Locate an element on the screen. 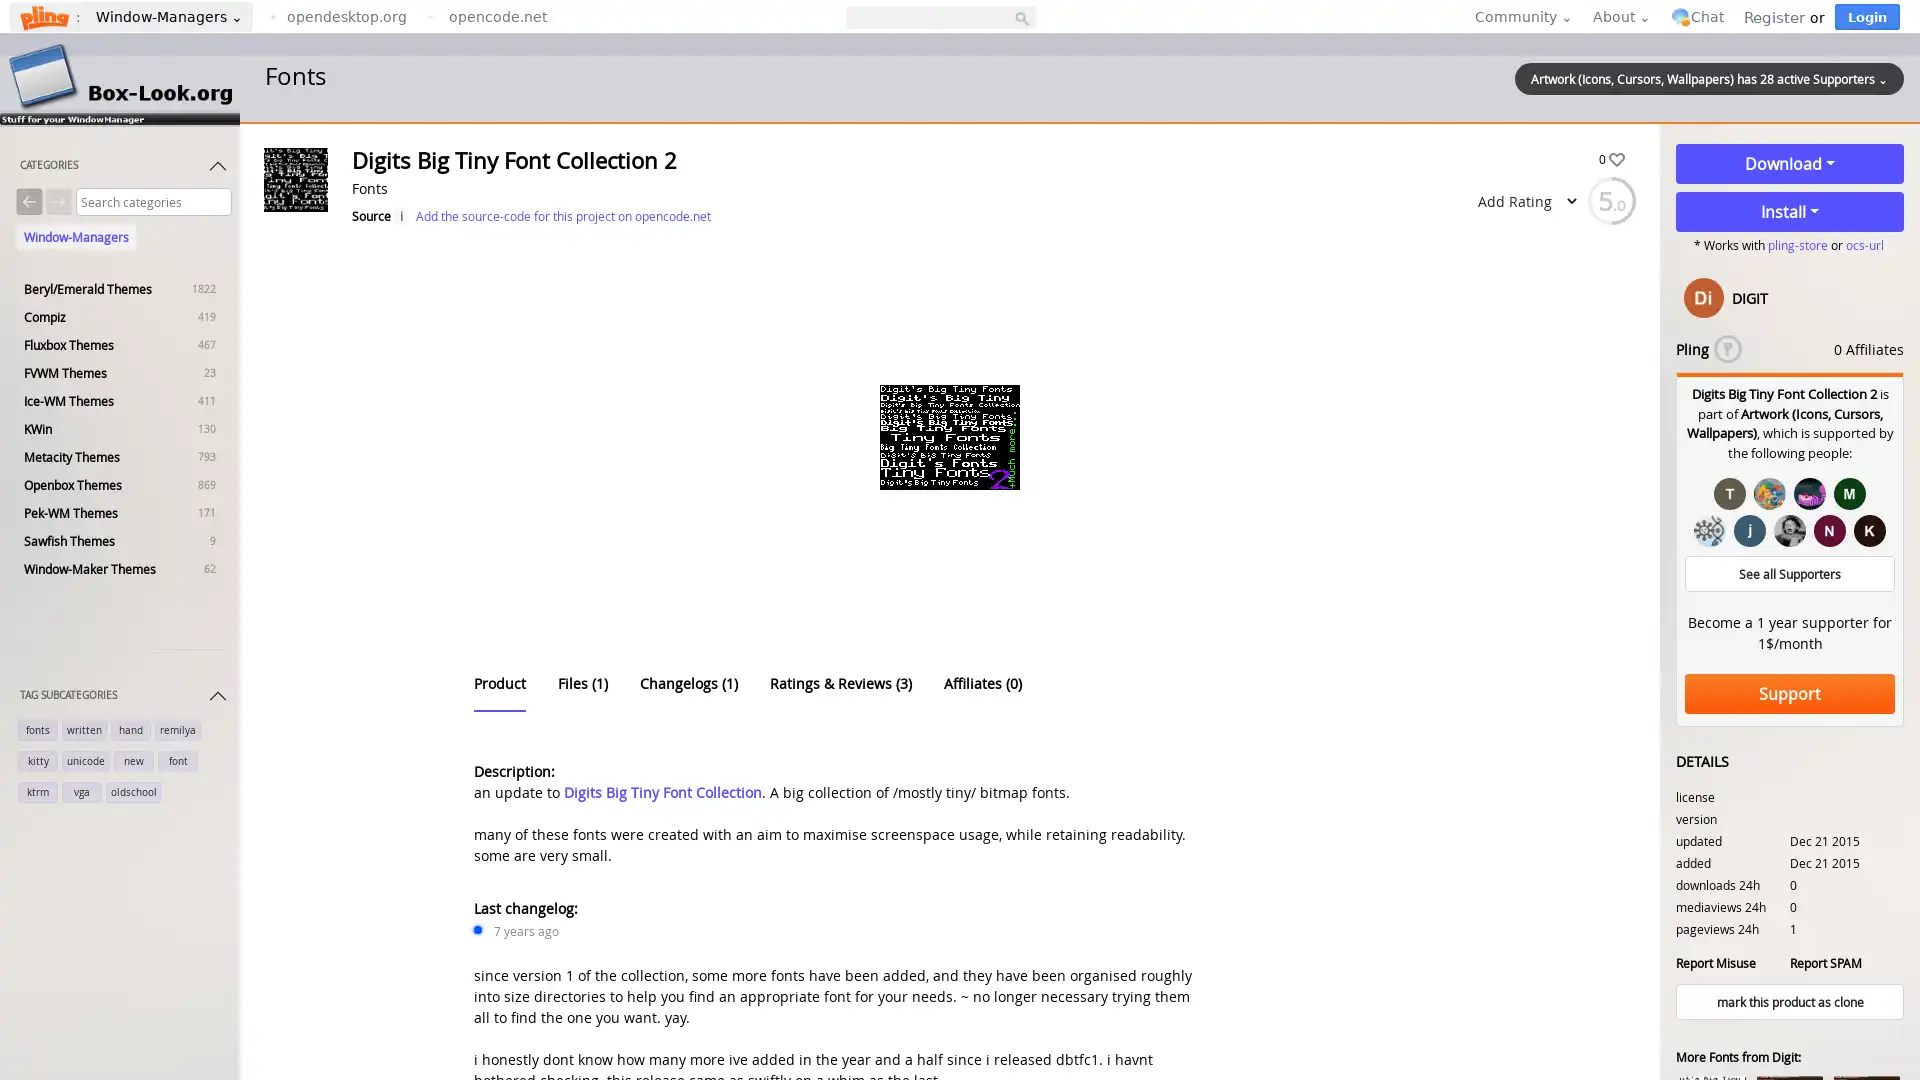  Install is located at coordinates (1790, 212).